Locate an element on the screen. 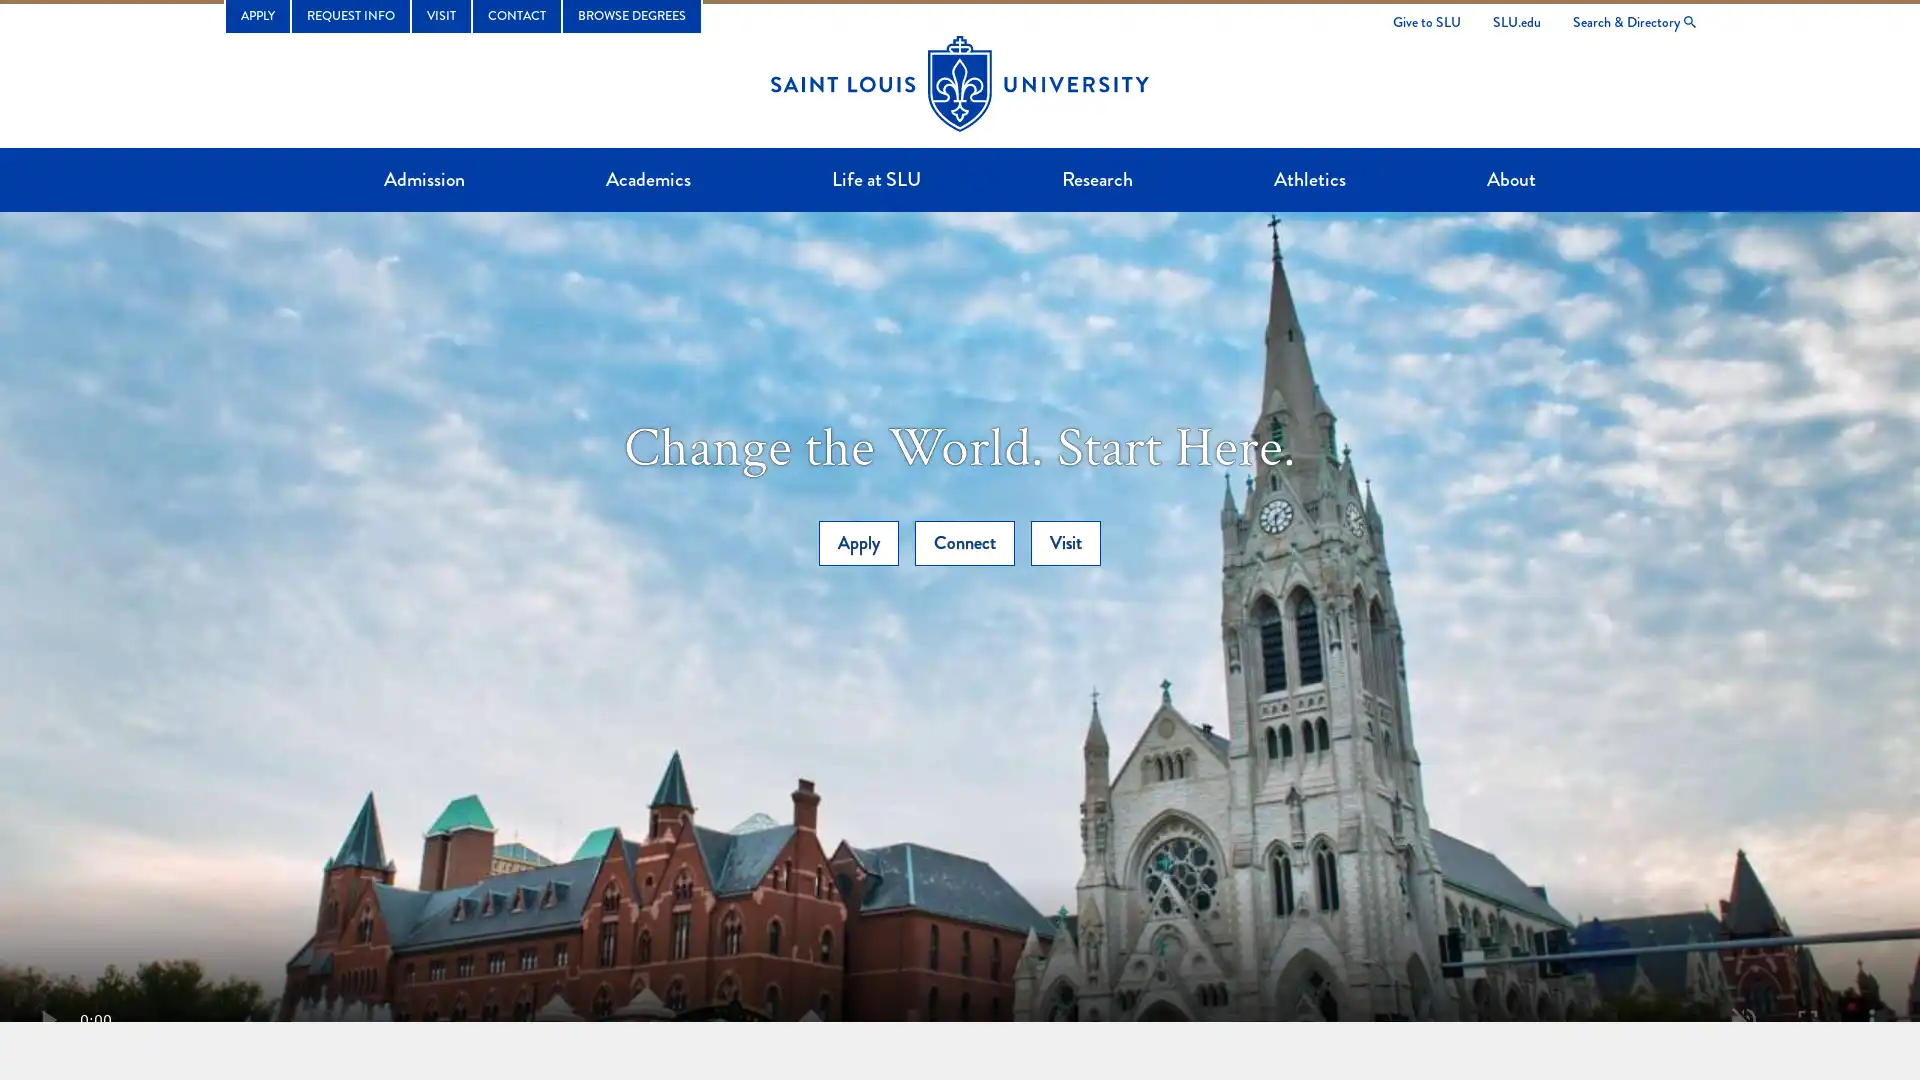 The width and height of the screenshot is (1920, 1080). show more media controls is located at coordinates (1871, 1019).